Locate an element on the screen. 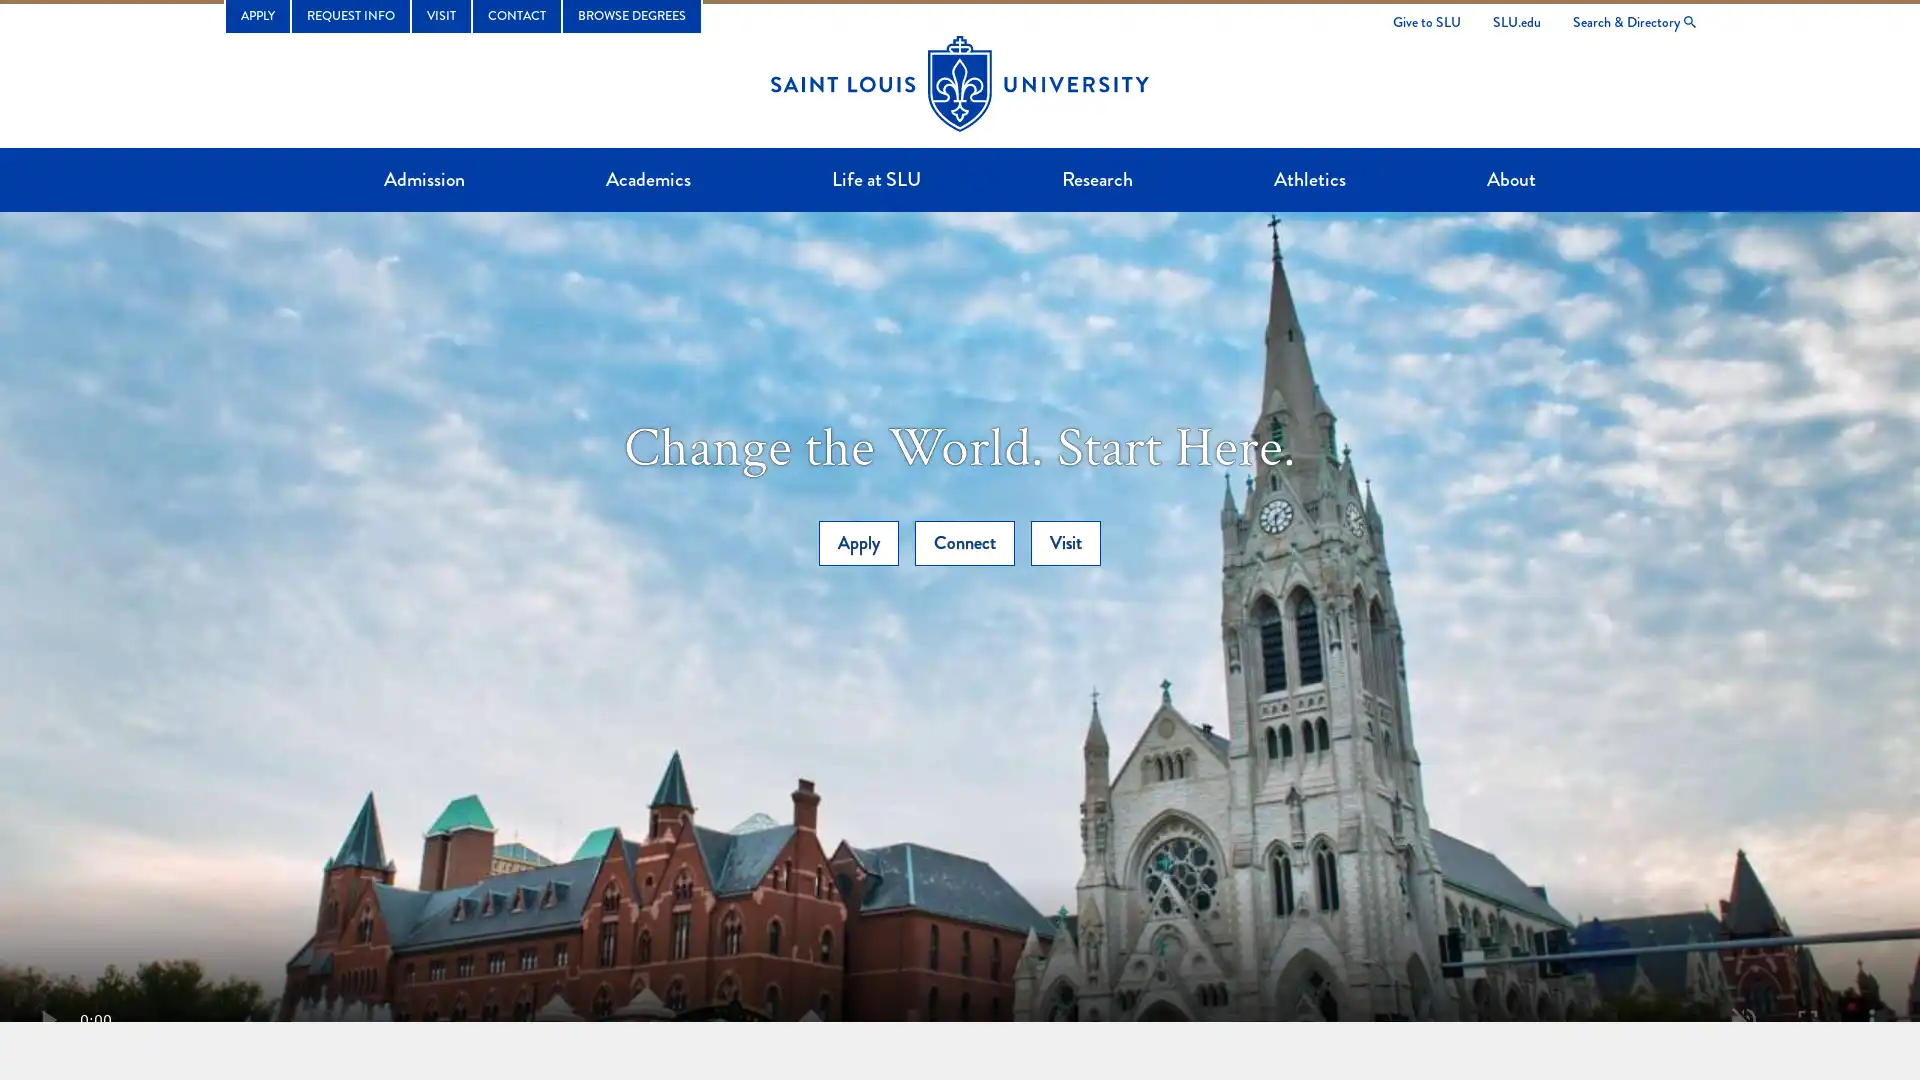 The width and height of the screenshot is (1920, 1080). show more media controls is located at coordinates (1871, 1019).